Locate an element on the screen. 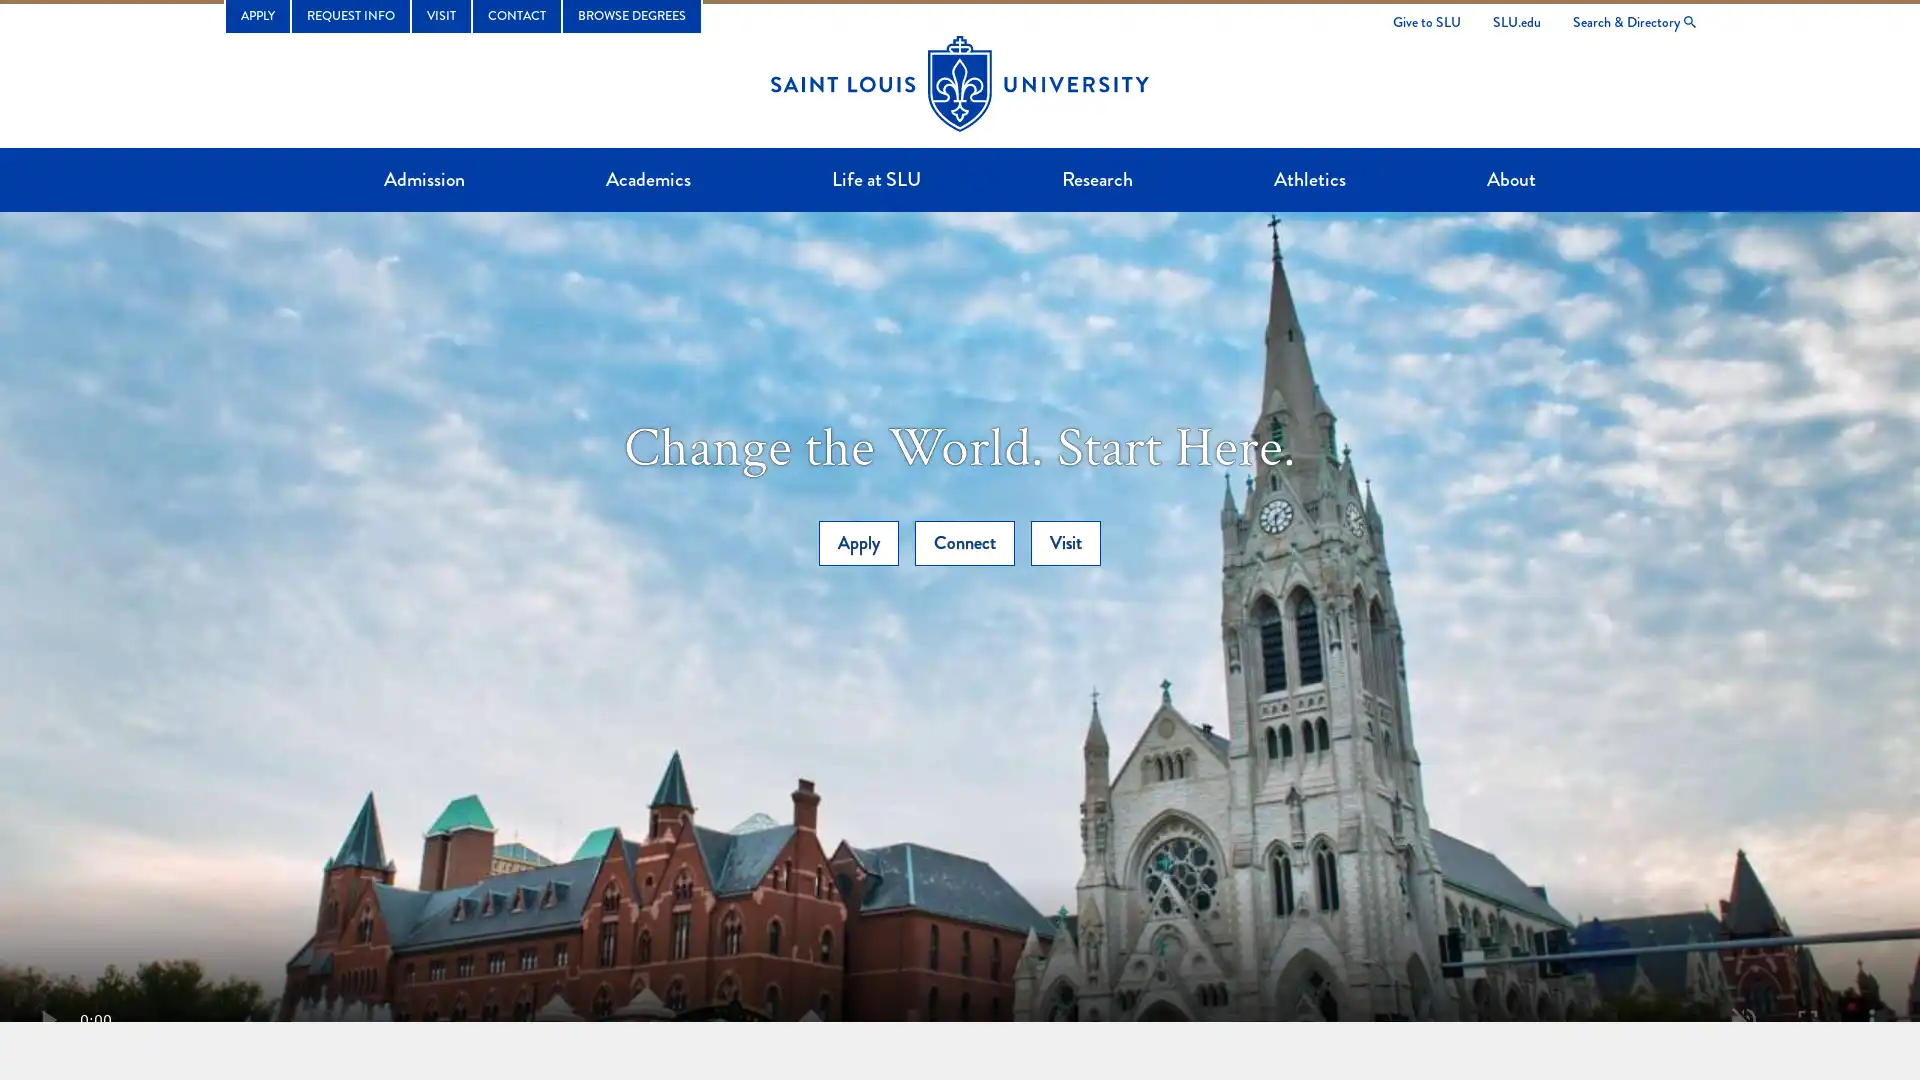 The width and height of the screenshot is (1920, 1080). show more media controls is located at coordinates (1871, 1019).